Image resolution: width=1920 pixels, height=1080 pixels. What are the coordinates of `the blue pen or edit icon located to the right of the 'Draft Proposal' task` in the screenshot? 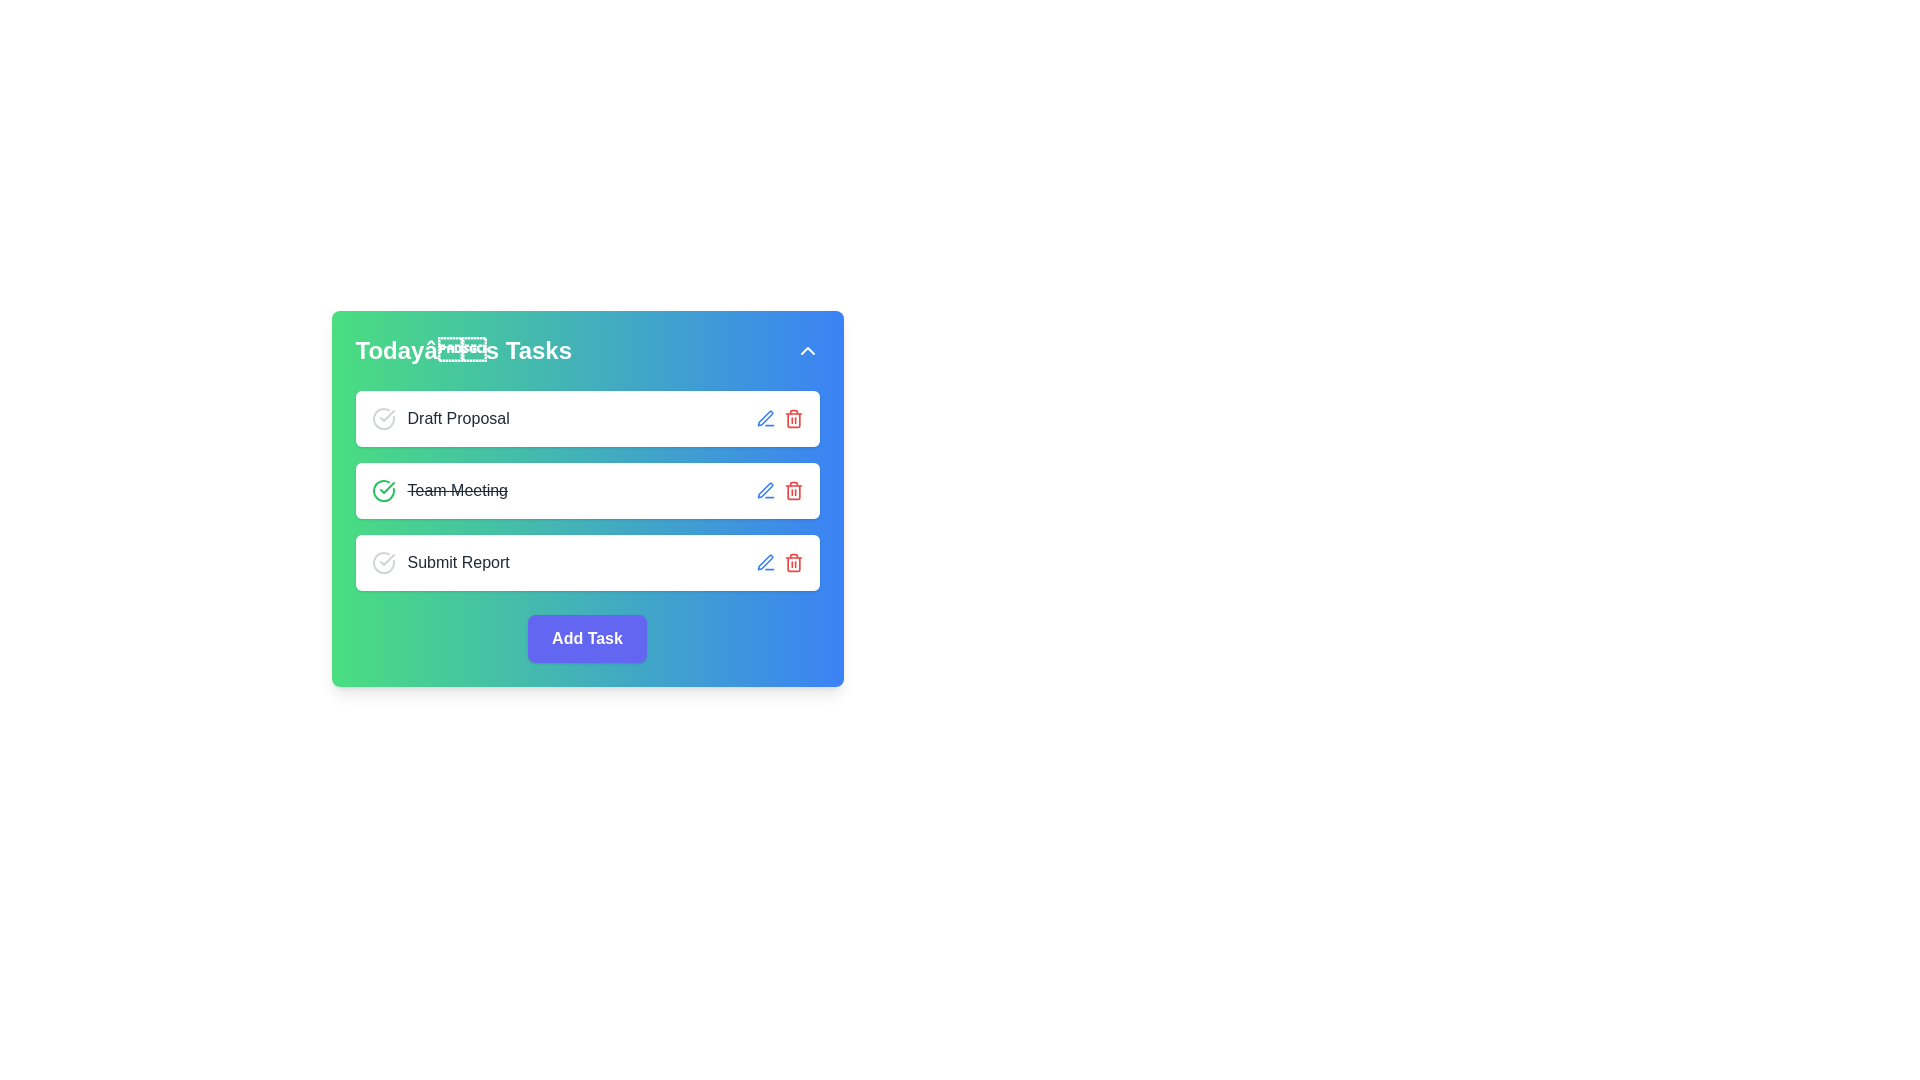 It's located at (764, 490).